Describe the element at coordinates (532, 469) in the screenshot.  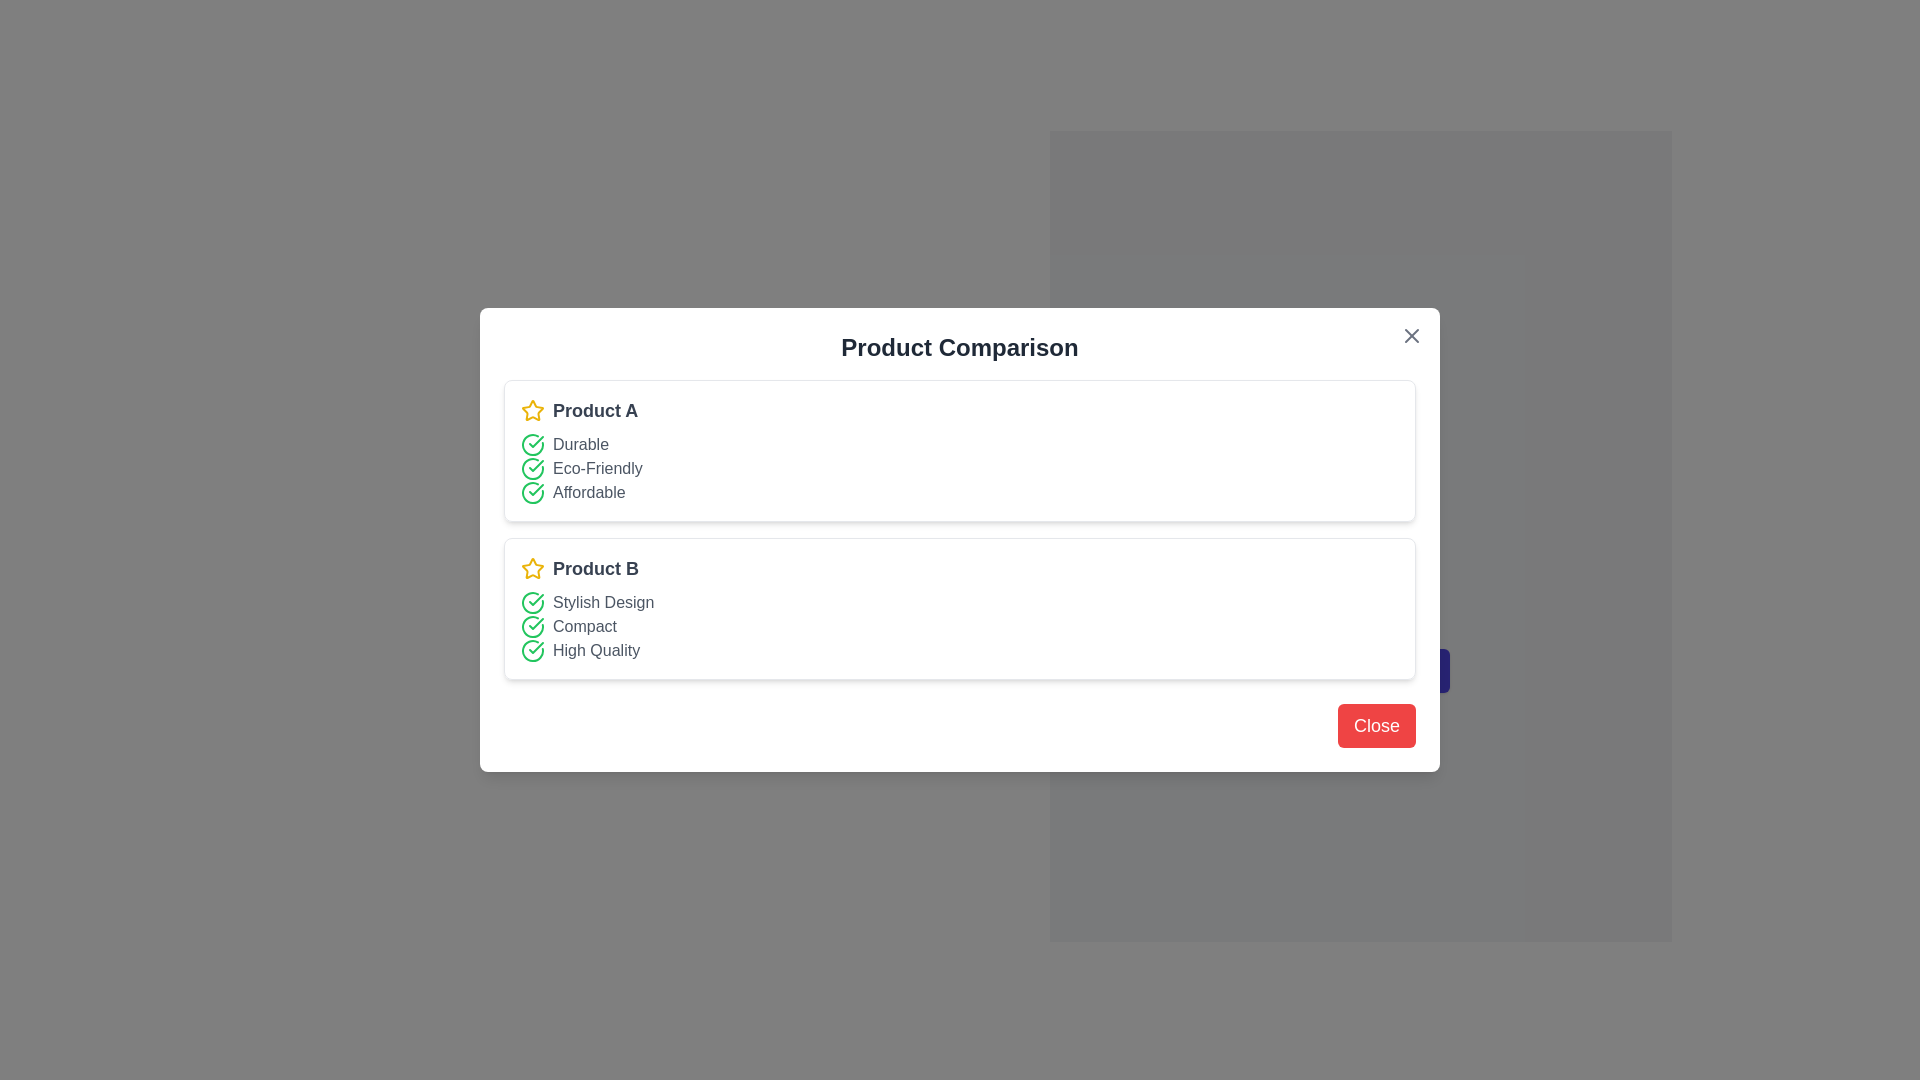
I see `the green circular check icon located to the left of the 'Eco-Friendly' text in the 'Product Comparison' dialog` at that location.